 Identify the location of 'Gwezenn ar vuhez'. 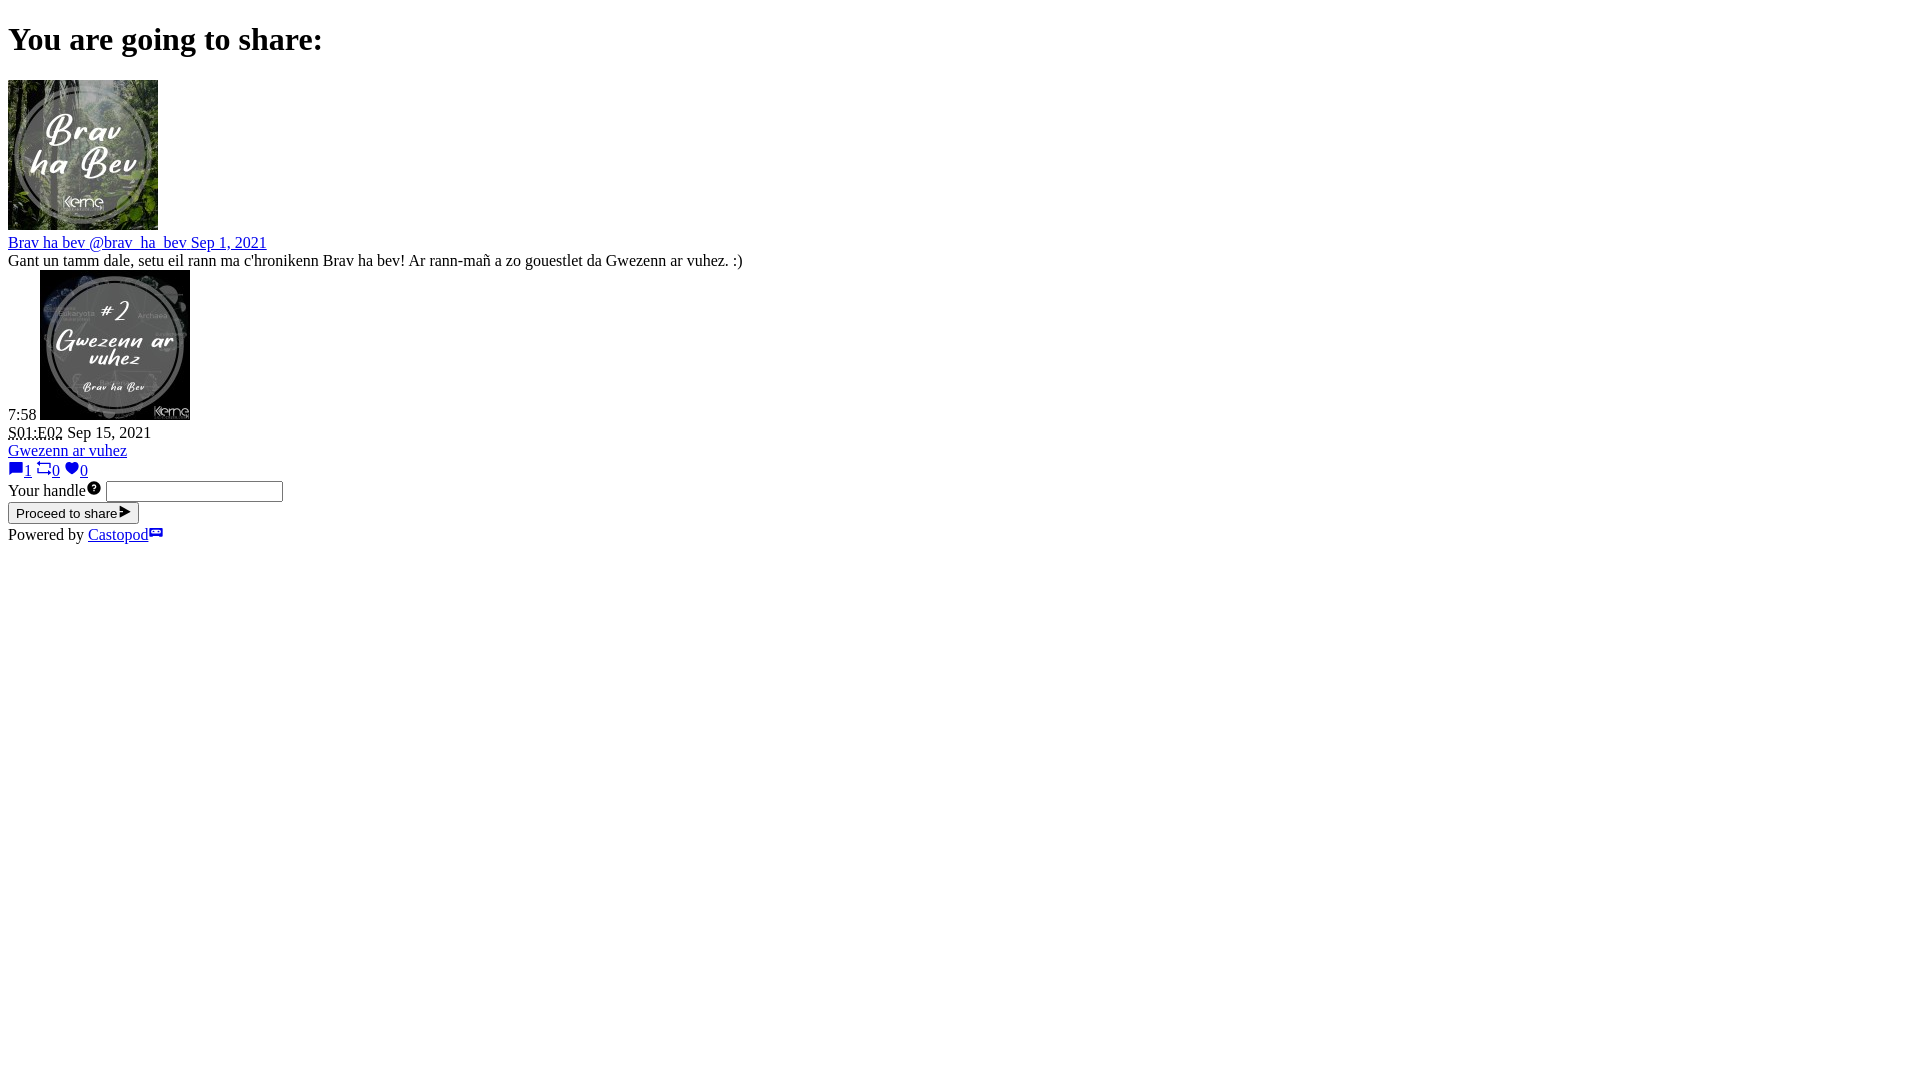
(67, 450).